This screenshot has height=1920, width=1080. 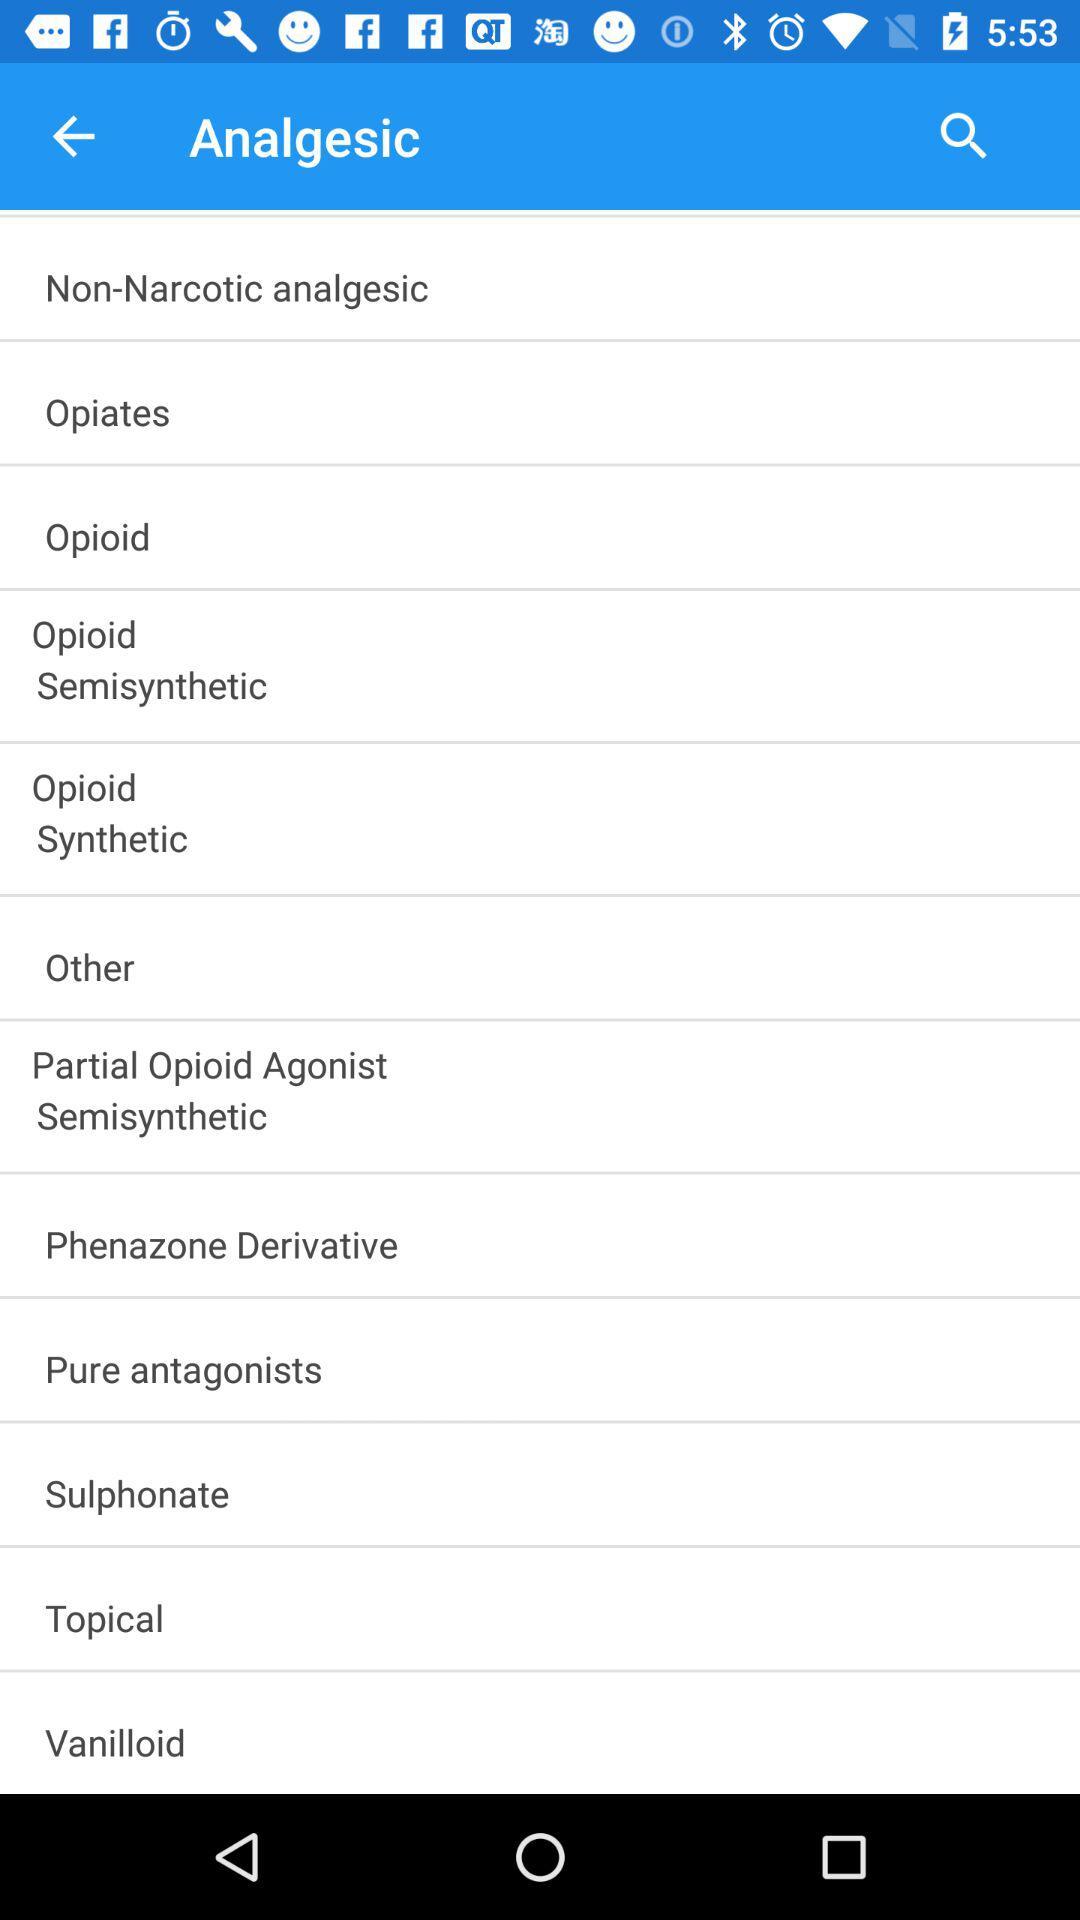 What do you see at coordinates (549, 844) in the screenshot?
I see `the synthetic item` at bounding box center [549, 844].